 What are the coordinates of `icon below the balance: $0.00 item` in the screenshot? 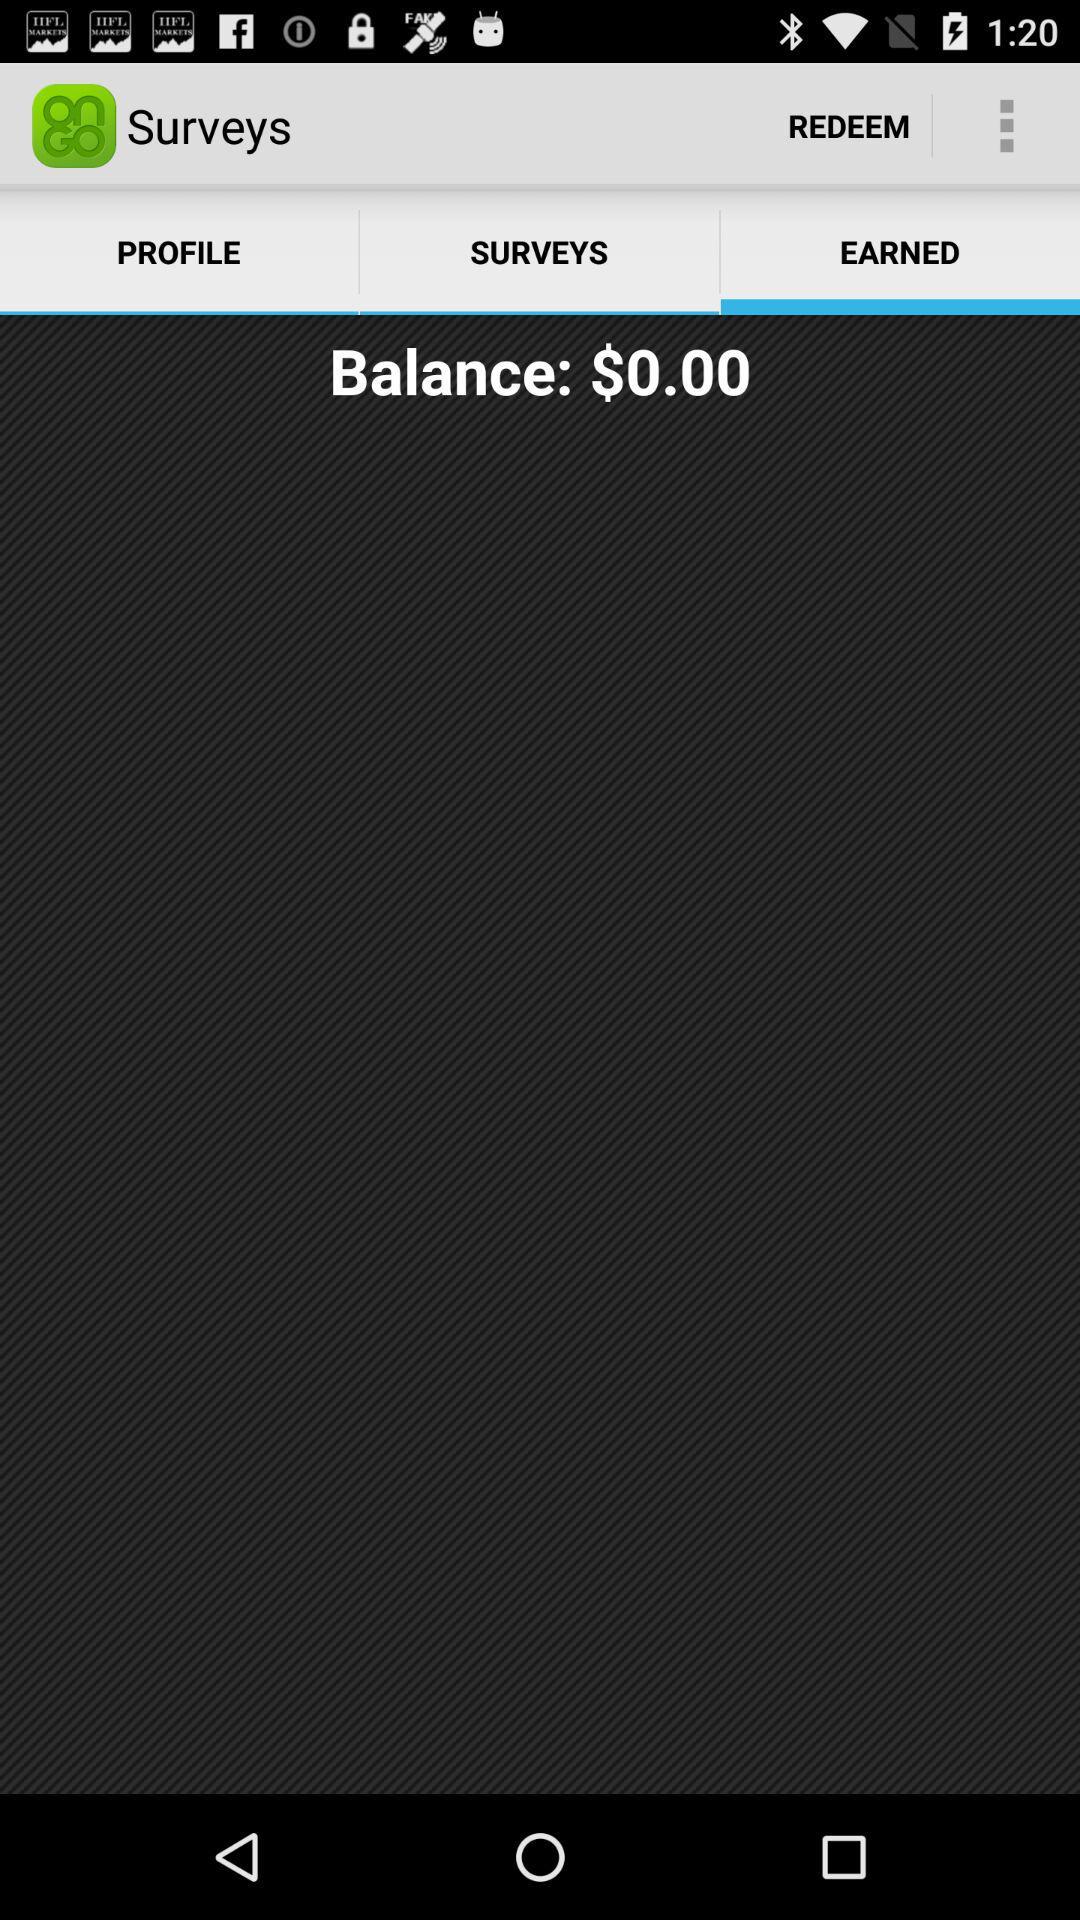 It's located at (540, 1108).